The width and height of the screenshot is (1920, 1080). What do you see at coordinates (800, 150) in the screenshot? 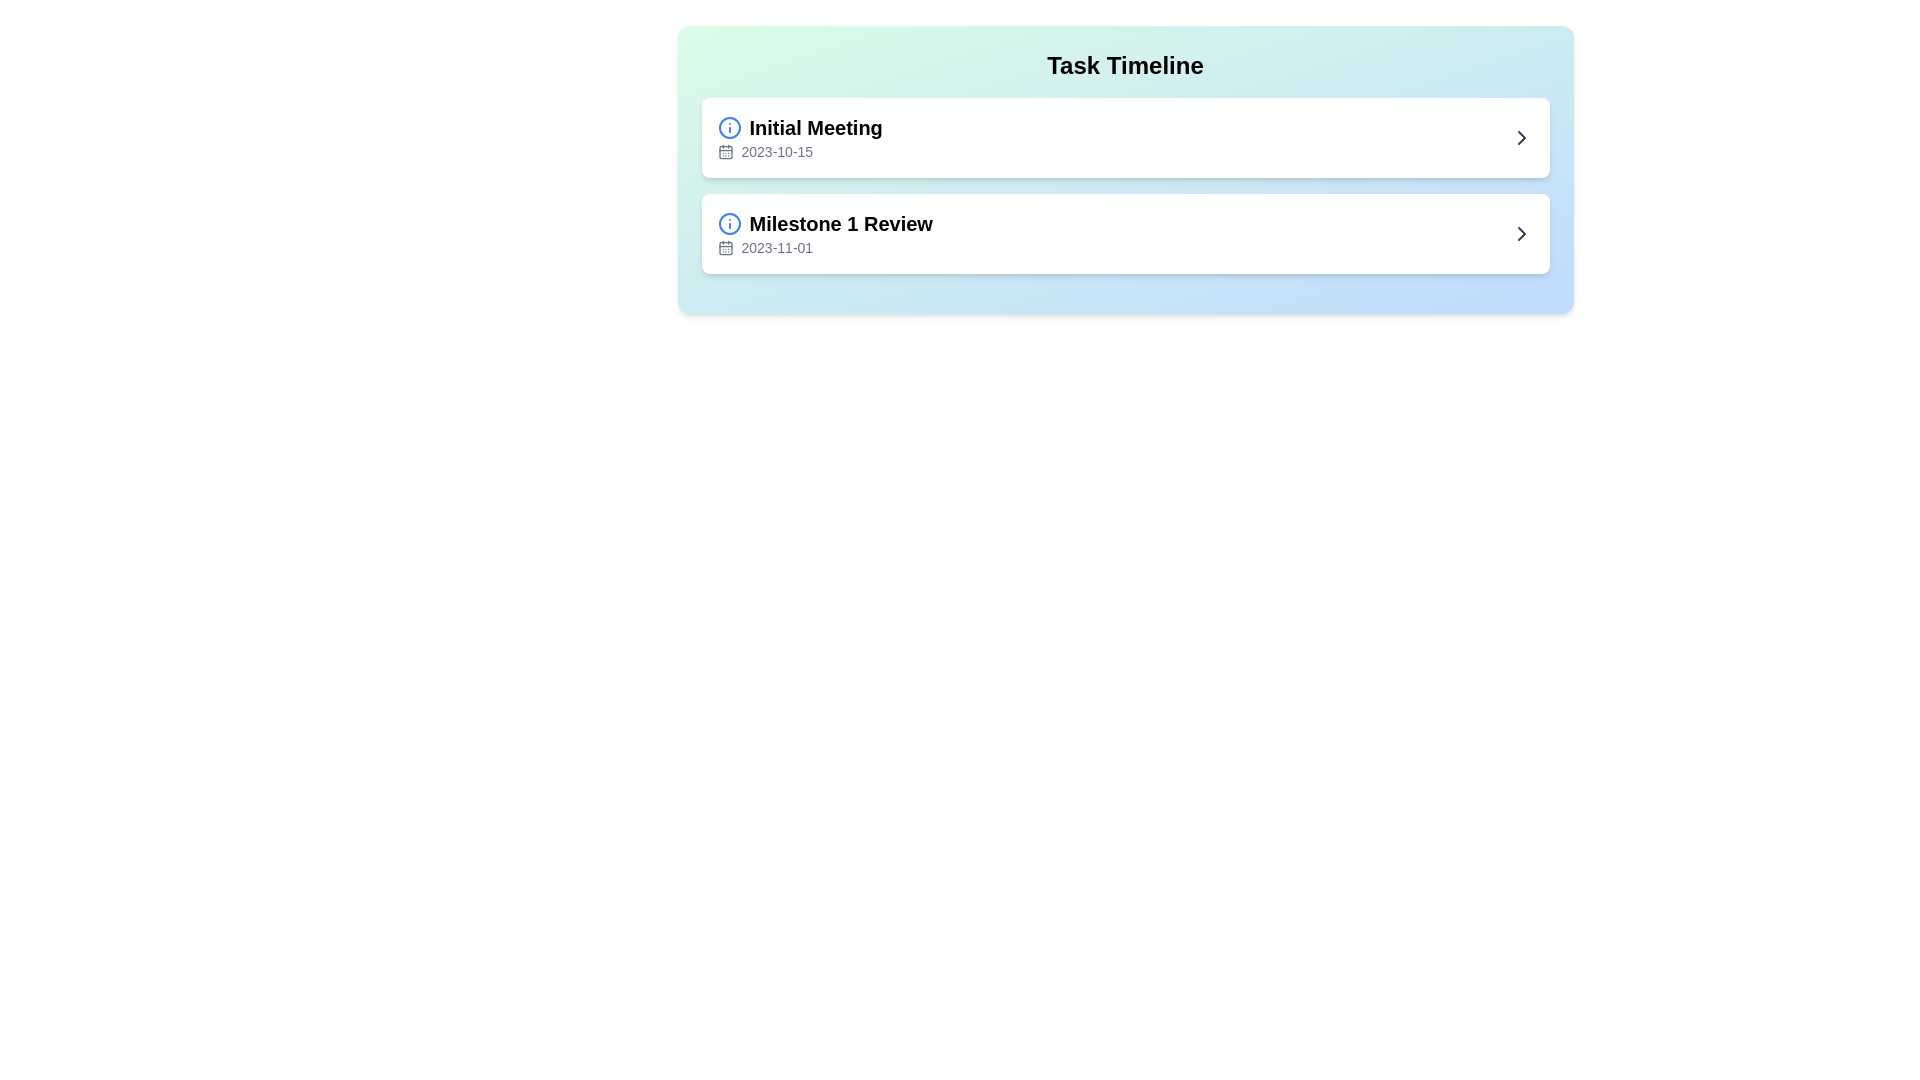
I see `the text component displaying the date '2023-10-15' with a compact calendar icon preceding it, which is positioned below the 'Initial Meeting' title` at bounding box center [800, 150].